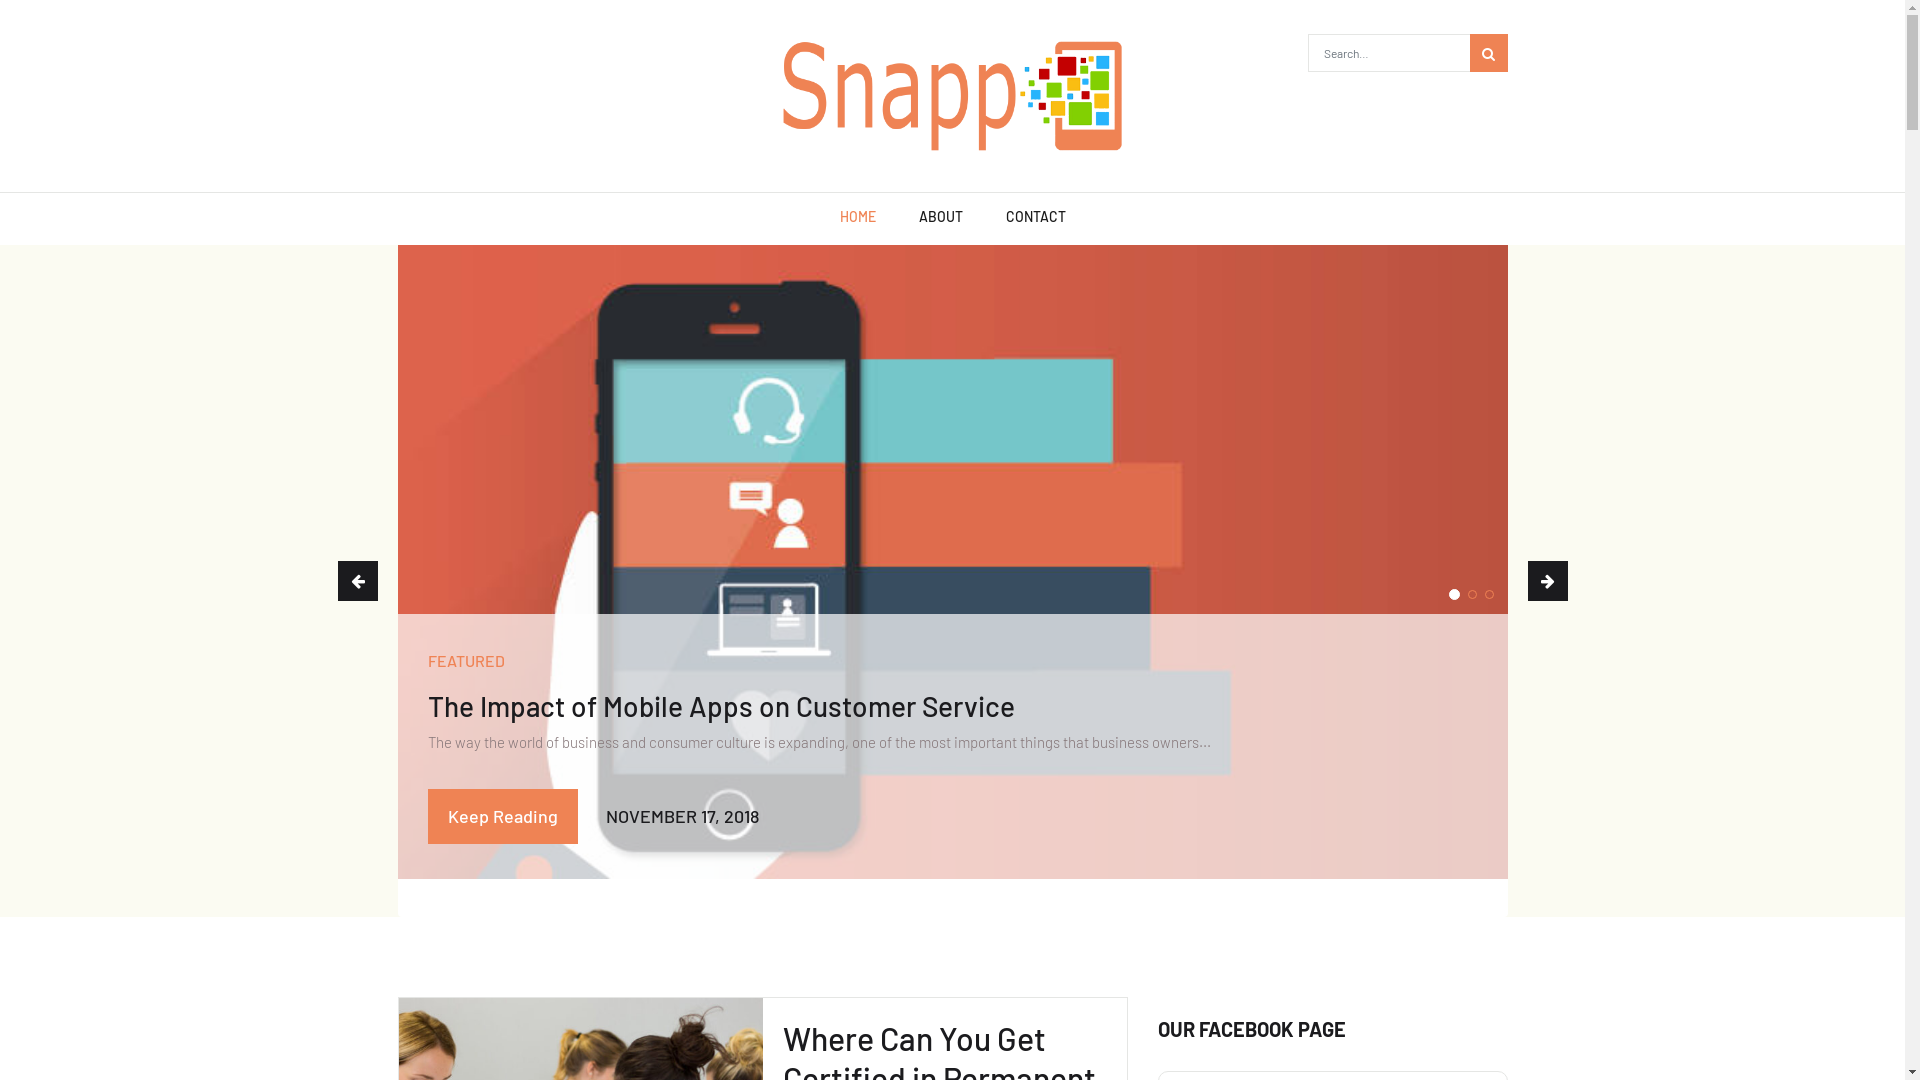  Describe the element at coordinates (1483, 593) in the screenshot. I see `'3'` at that location.